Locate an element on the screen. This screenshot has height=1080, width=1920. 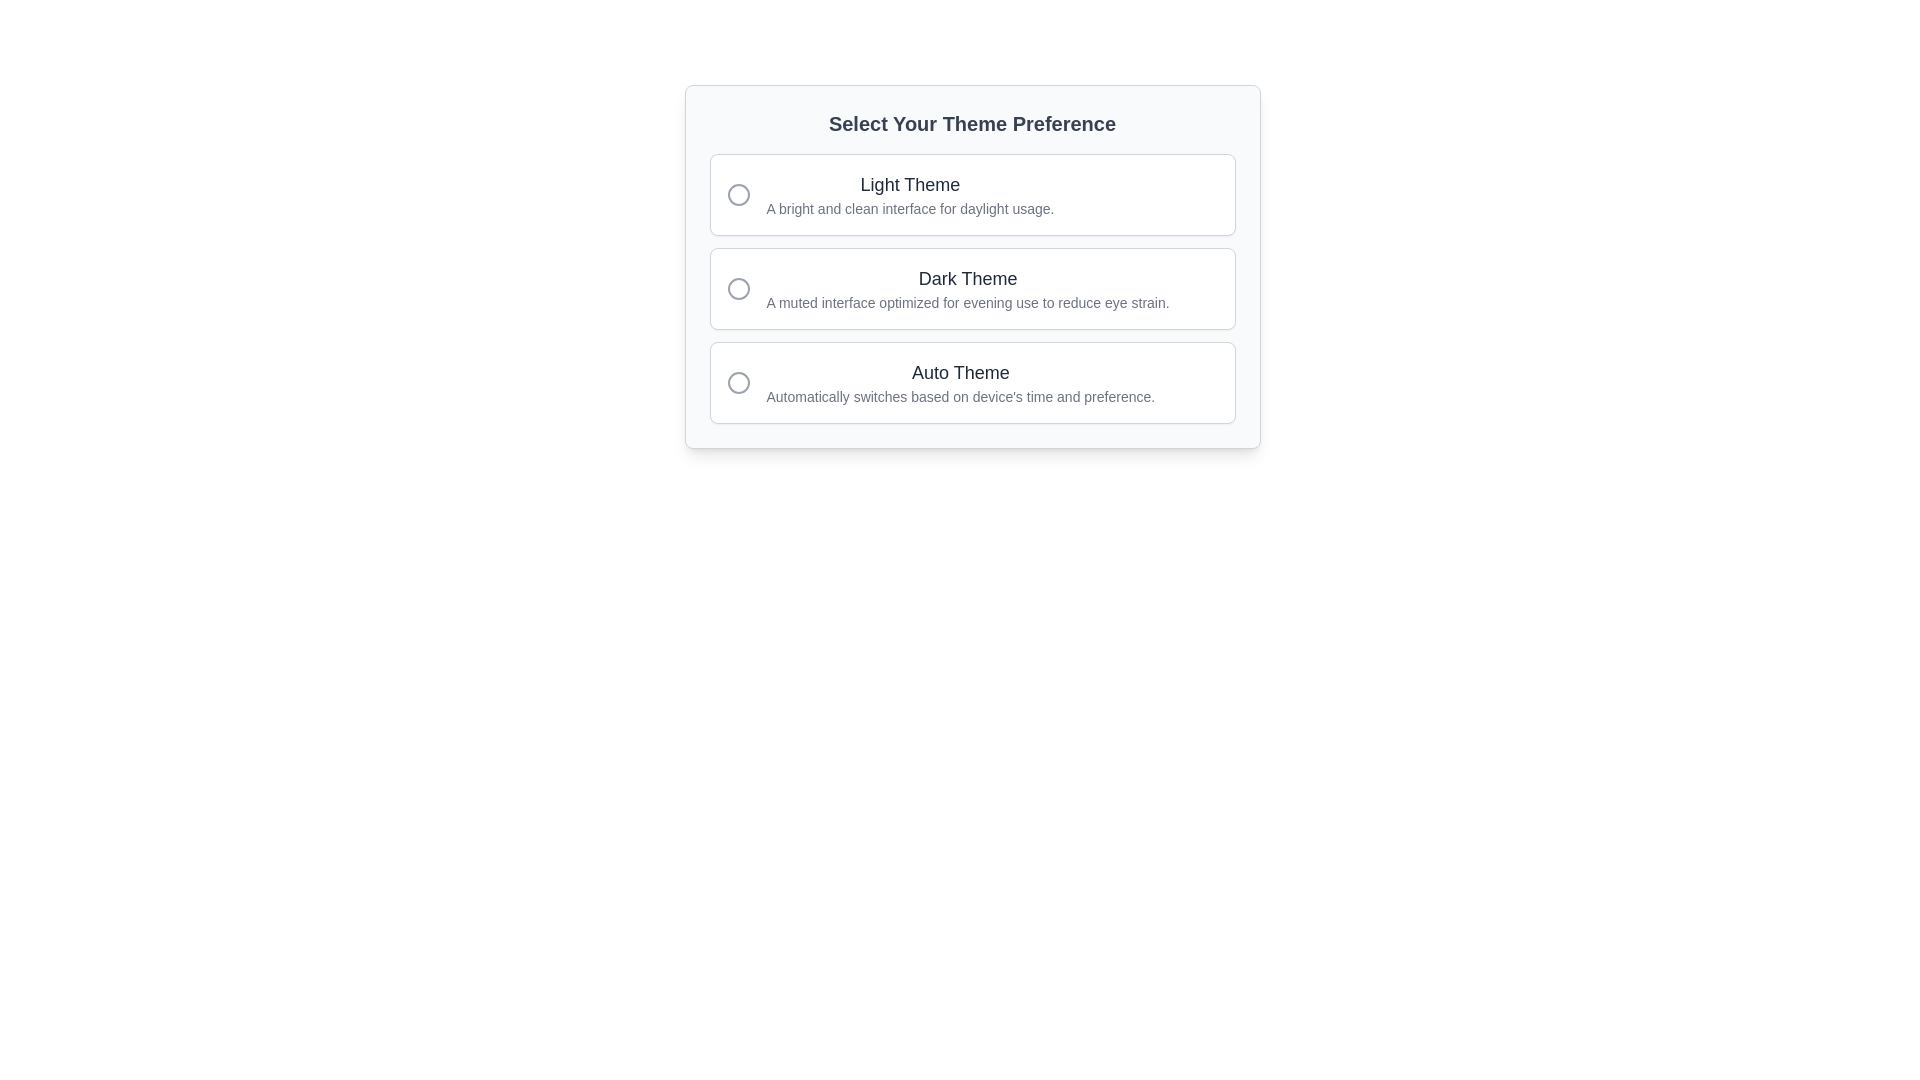
the inner circle of the 'Auto Theme' icon in the third row of the theme selection options list is located at coordinates (737, 382).